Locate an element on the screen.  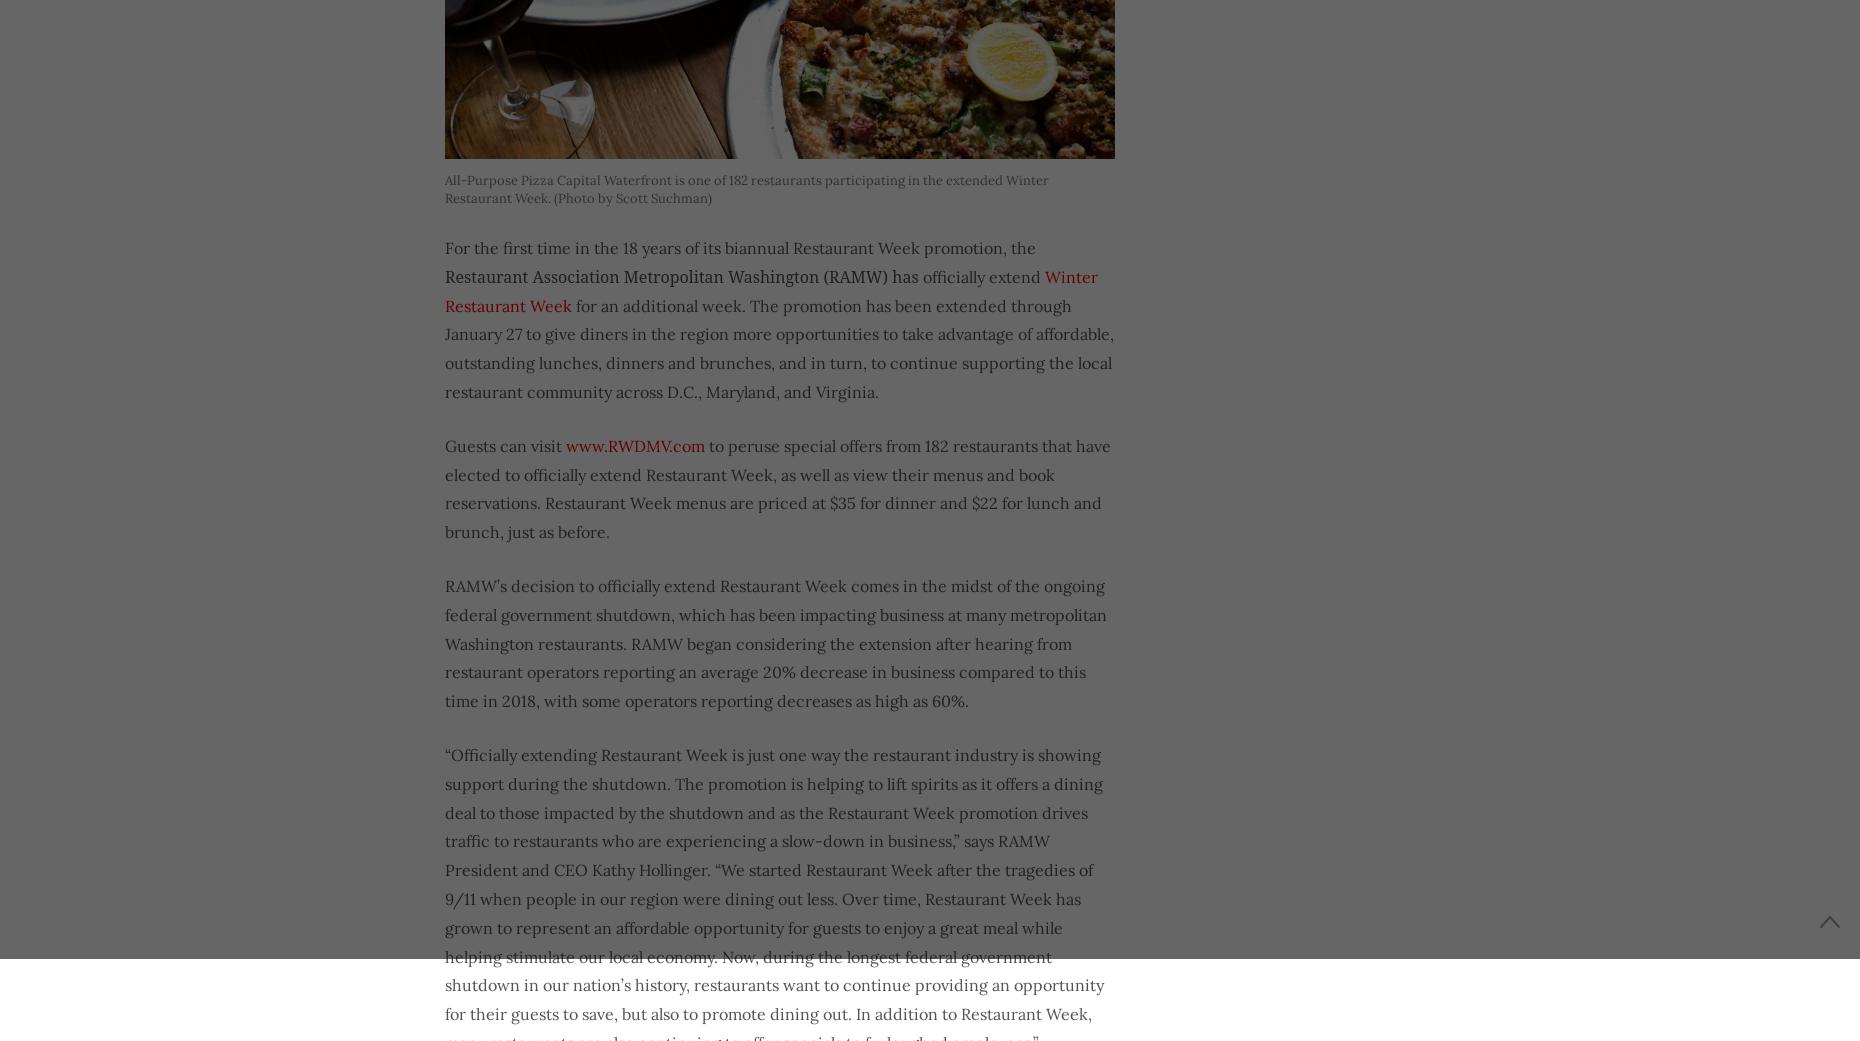
'www.RWDMV.com' is located at coordinates (634, 444).